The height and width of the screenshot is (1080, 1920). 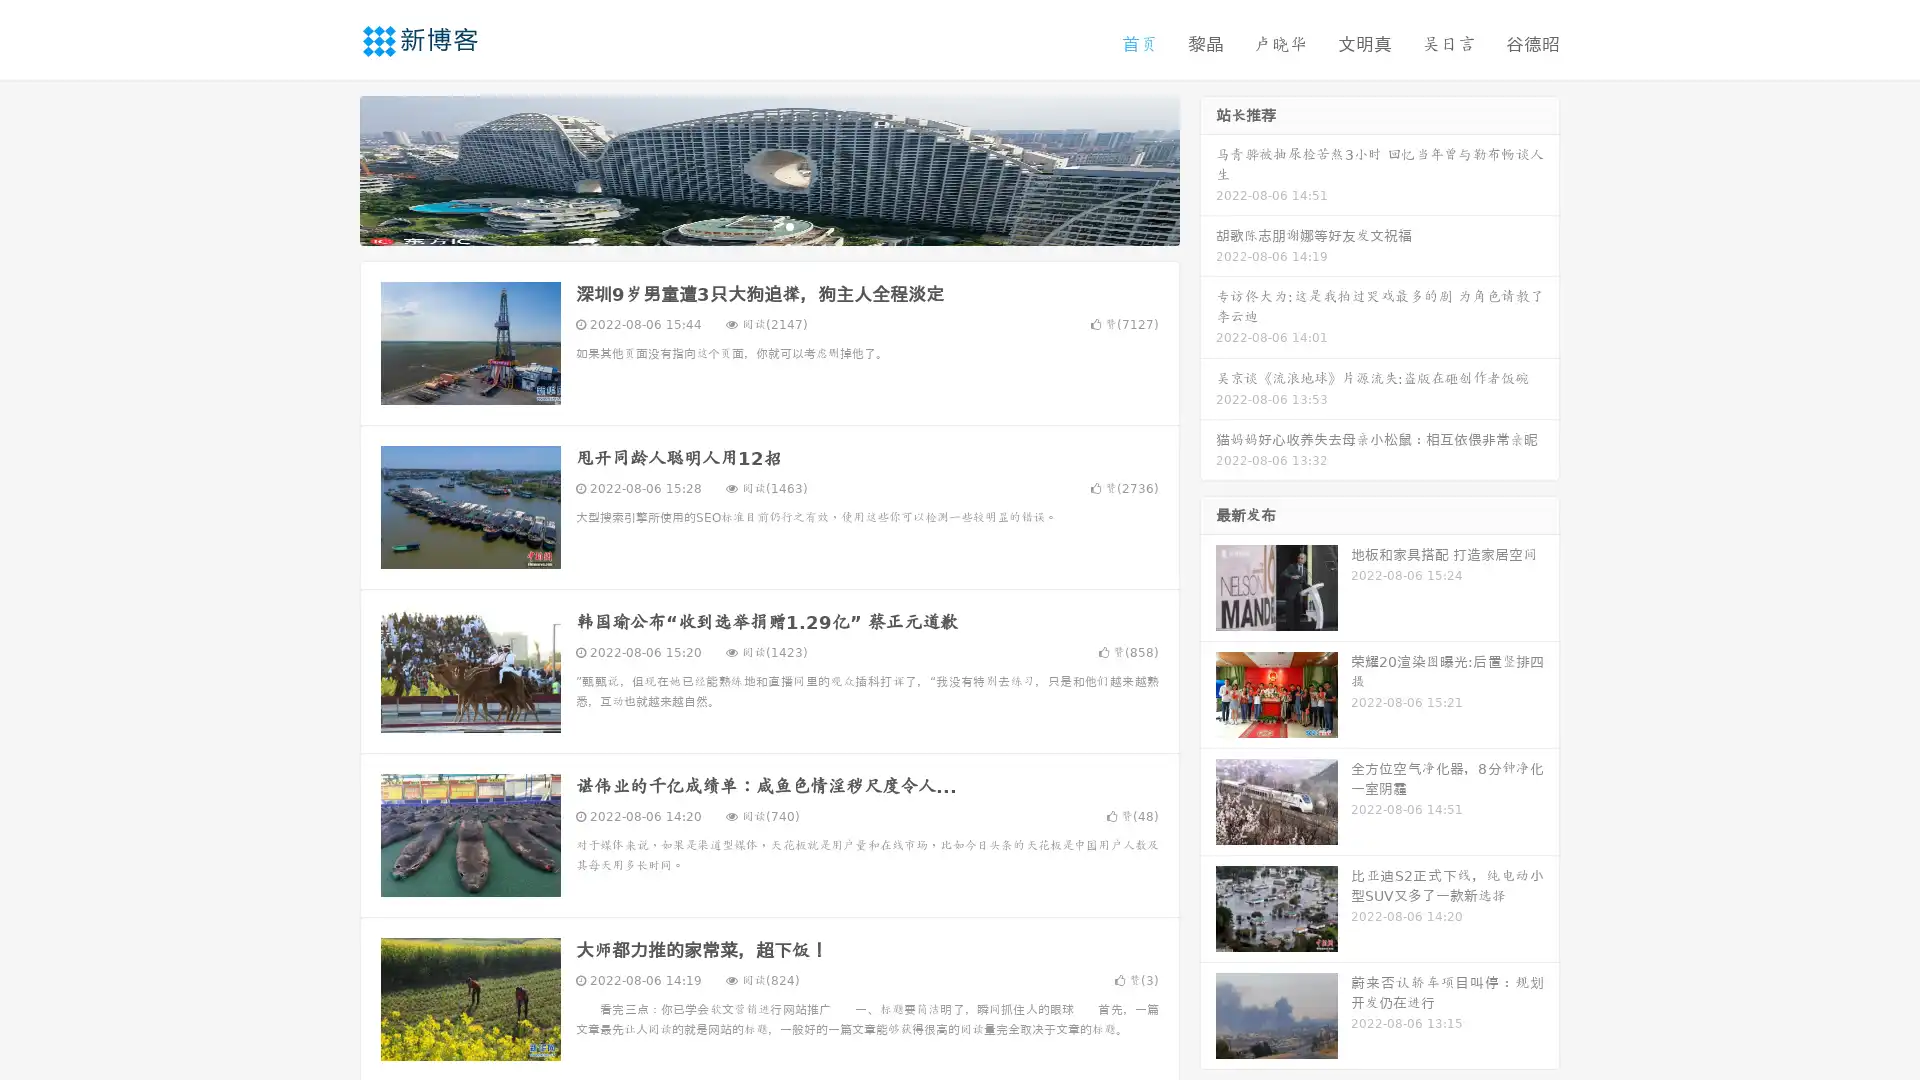 What do you see at coordinates (1208, 168) in the screenshot?
I see `Next slide` at bounding box center [1208, 168].